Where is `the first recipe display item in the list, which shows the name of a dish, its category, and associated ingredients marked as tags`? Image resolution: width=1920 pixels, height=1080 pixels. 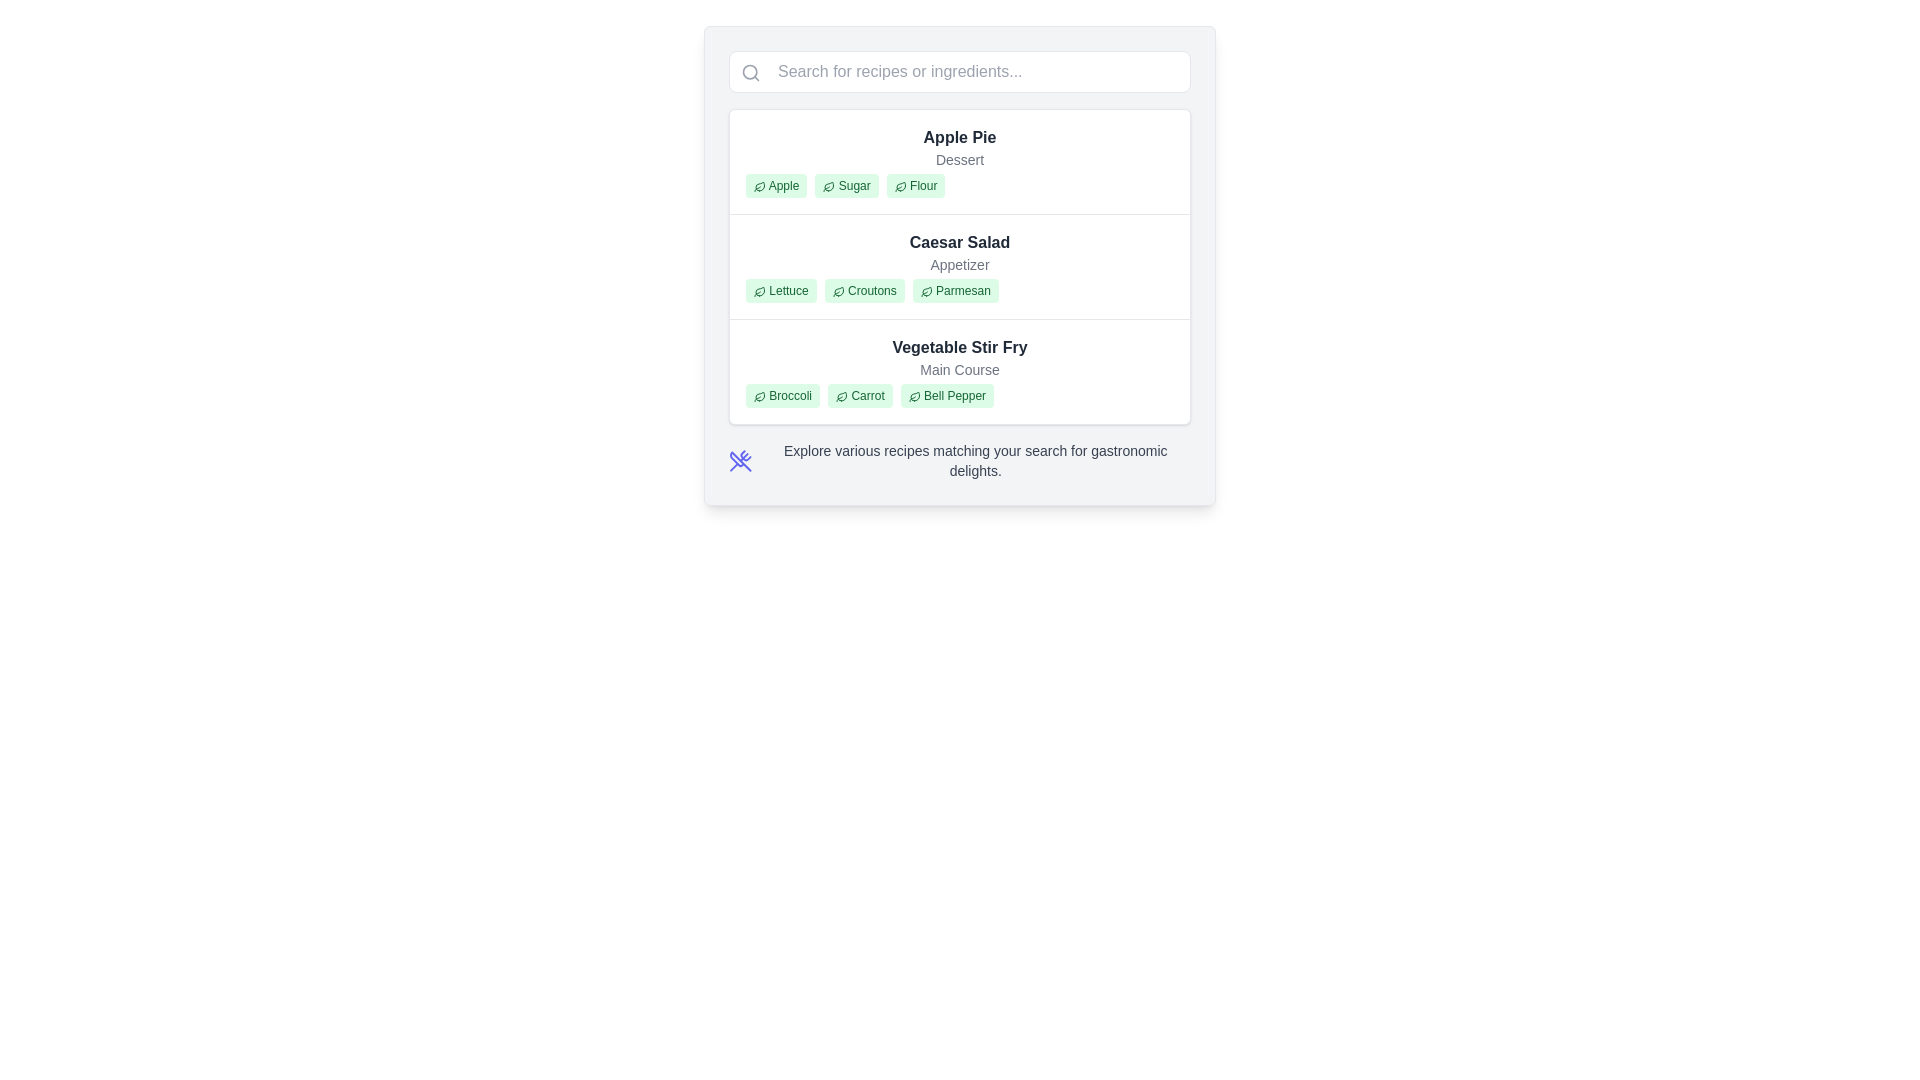 the first recipe display item in the list, which shows the name of a dish, its category, and associated ingredients marked as tags is located at coordinates (960, 161).